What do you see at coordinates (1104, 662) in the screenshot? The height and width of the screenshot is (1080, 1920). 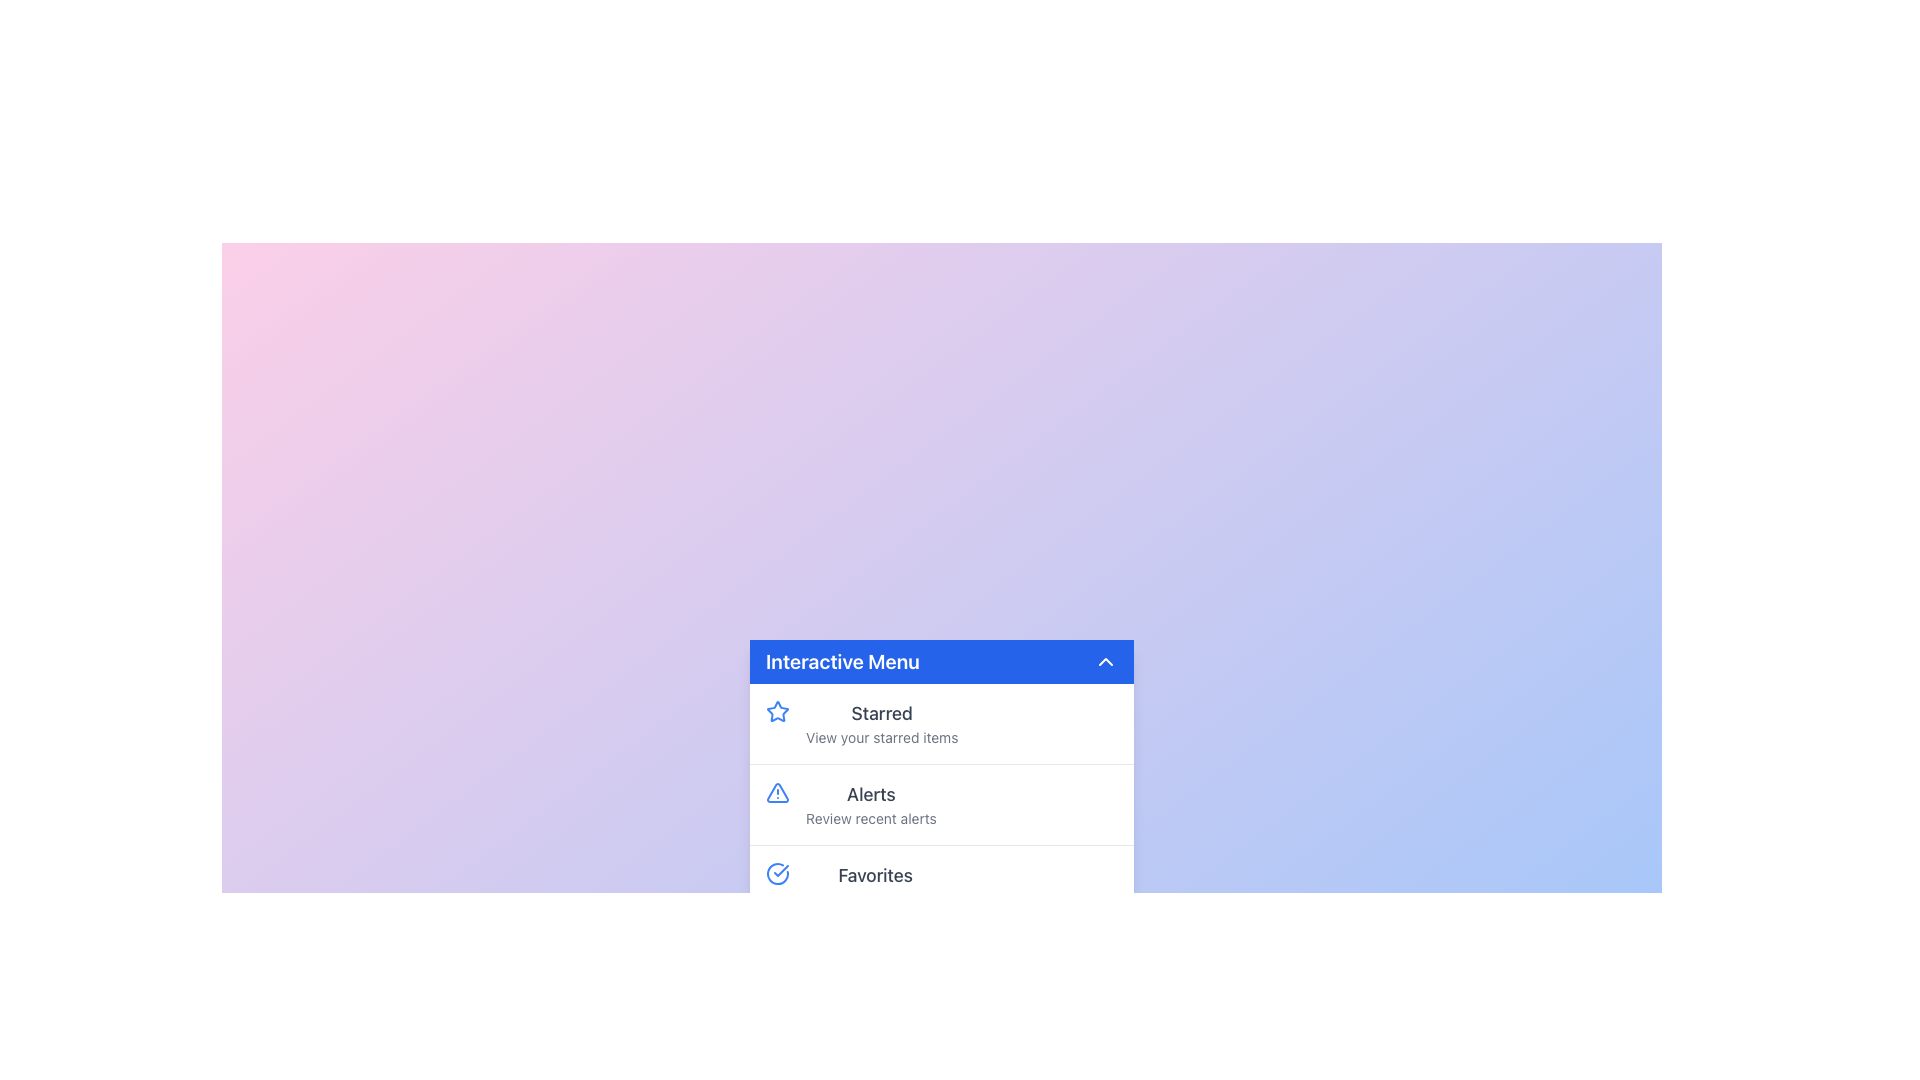 I see `the upward-facing chevron icon button located on the far right of the blue header bar labeled 'Interactive Menu'` at bounding box center [1104, 662].